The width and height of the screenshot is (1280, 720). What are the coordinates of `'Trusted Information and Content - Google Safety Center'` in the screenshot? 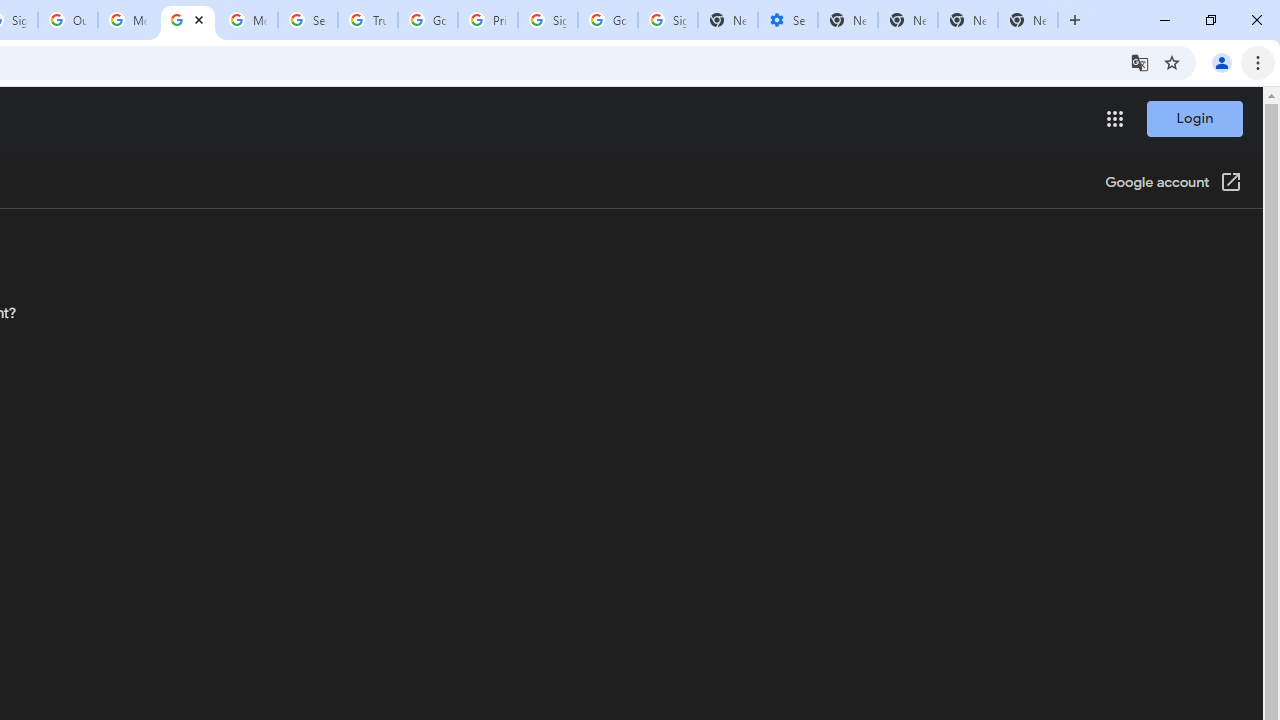 It's located at (368, 20).